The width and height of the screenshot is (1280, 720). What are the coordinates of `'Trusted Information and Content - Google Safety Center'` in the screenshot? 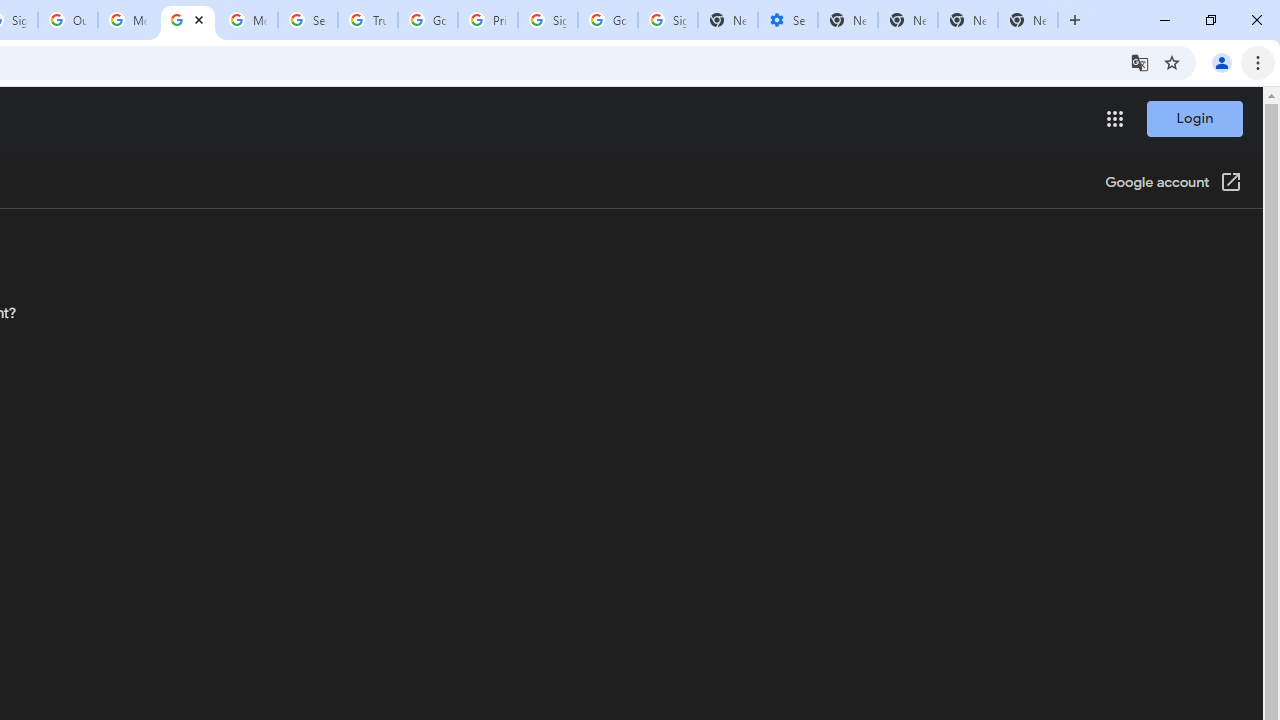 It's located at (368, 20).